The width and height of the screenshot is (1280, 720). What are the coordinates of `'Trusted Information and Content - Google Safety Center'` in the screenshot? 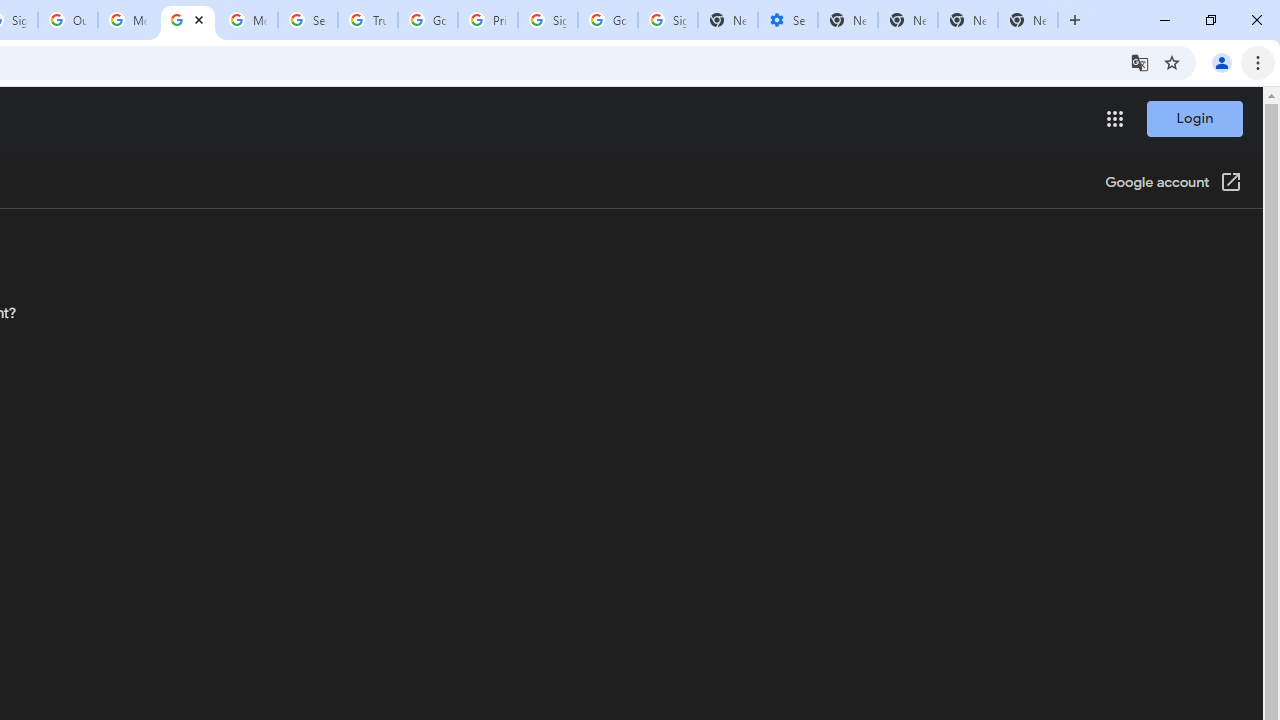 It's located at (368, 20).